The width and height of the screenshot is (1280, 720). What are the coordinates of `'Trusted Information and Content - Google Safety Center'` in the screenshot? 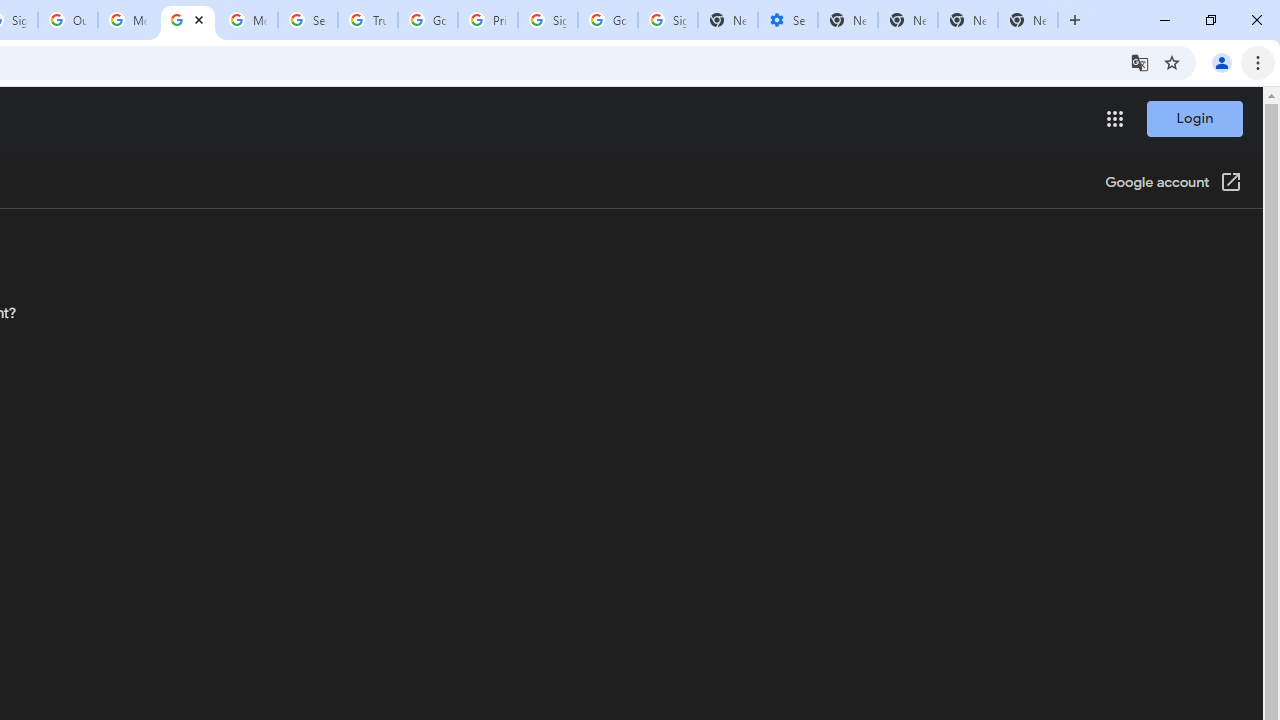 It's located at (368, 20).